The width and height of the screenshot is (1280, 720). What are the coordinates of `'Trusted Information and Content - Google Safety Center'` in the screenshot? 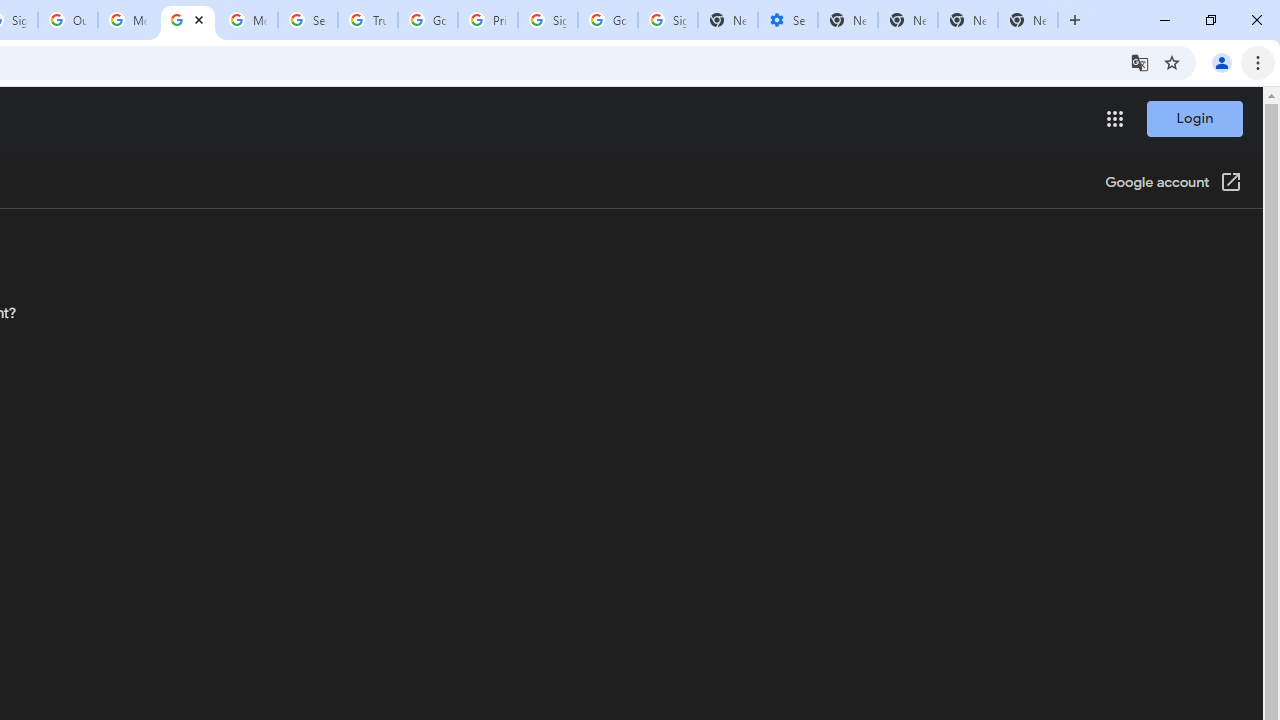 It's located at (368, 20).